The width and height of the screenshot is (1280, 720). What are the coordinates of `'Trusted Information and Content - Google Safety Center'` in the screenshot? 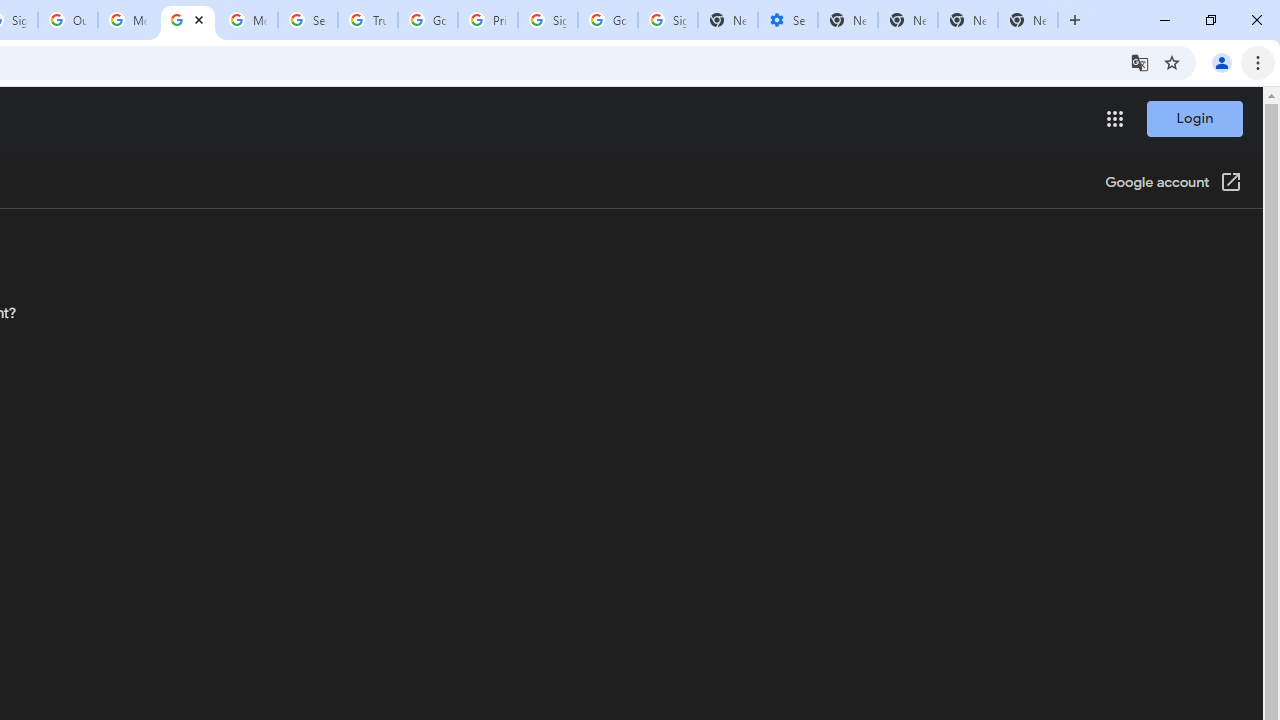 It's located at (368, 20).